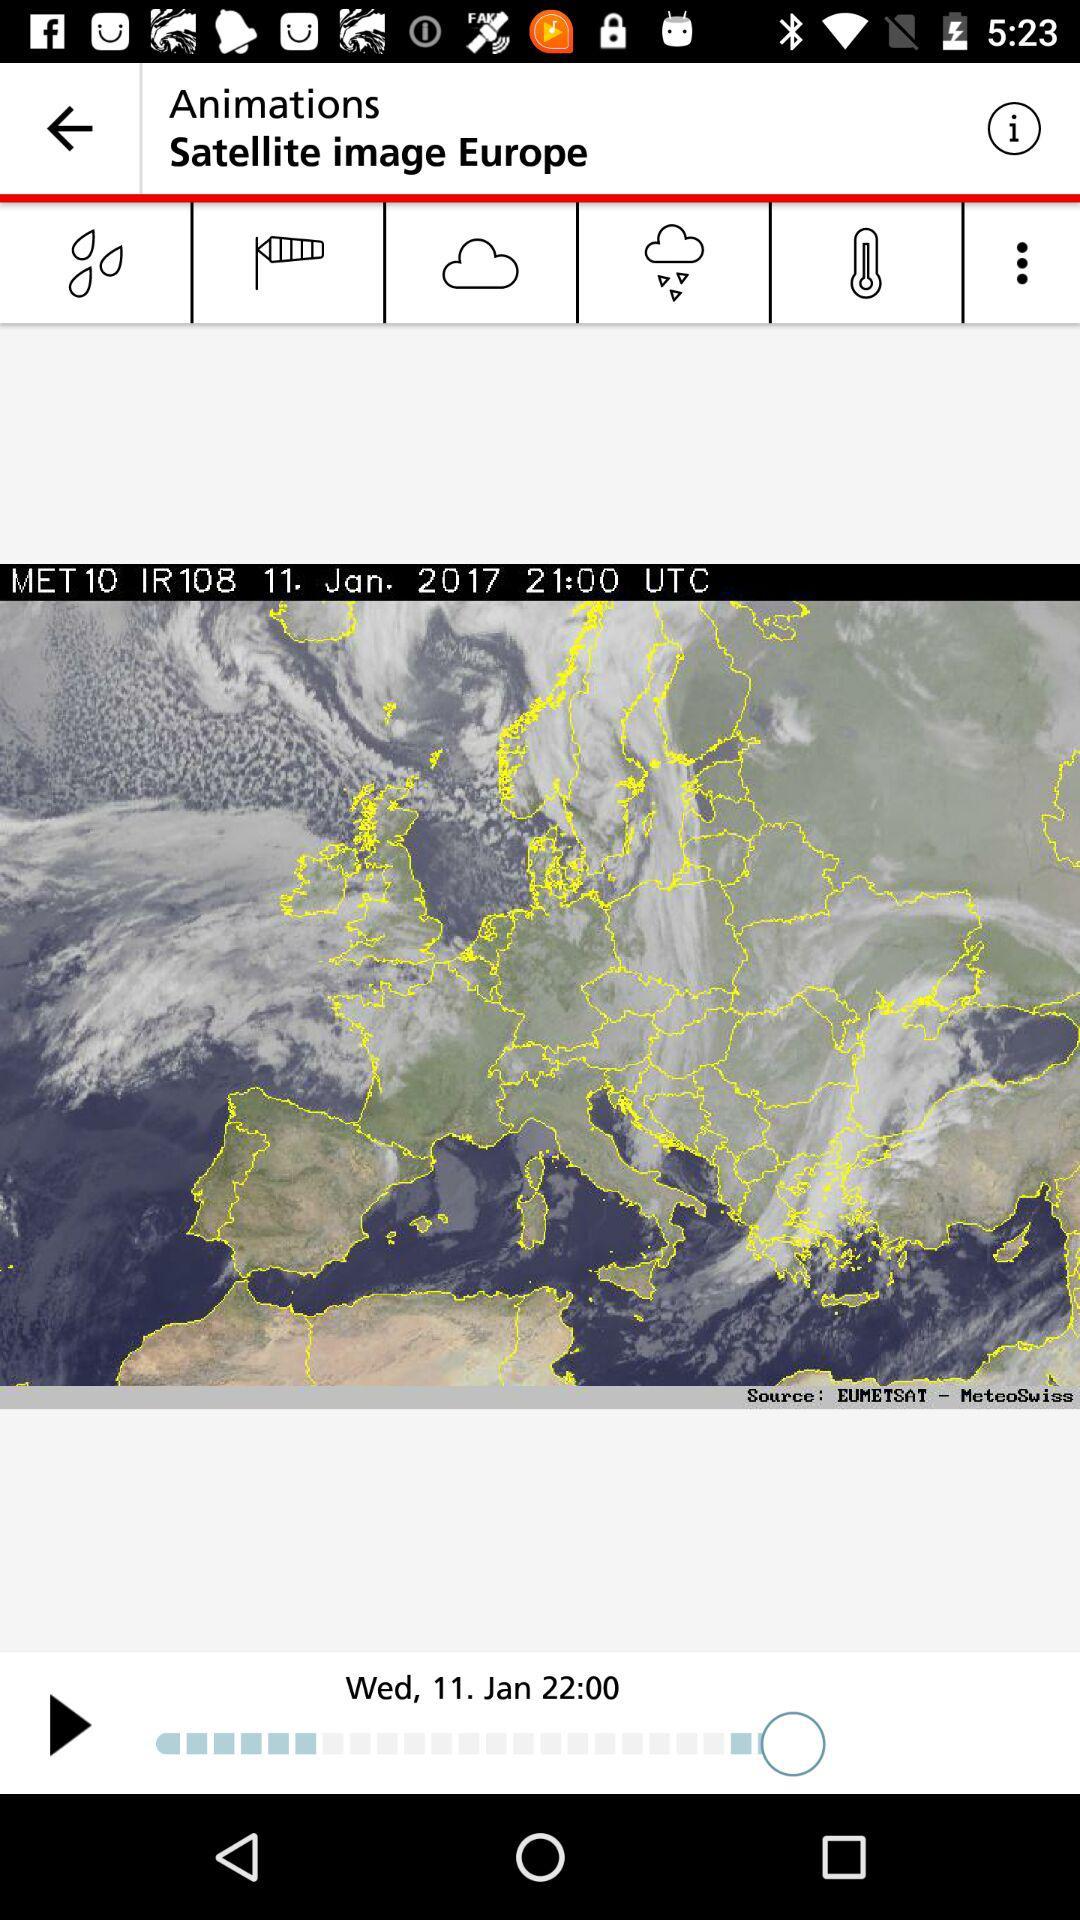  I want to click on more options, so click(1022, 261).